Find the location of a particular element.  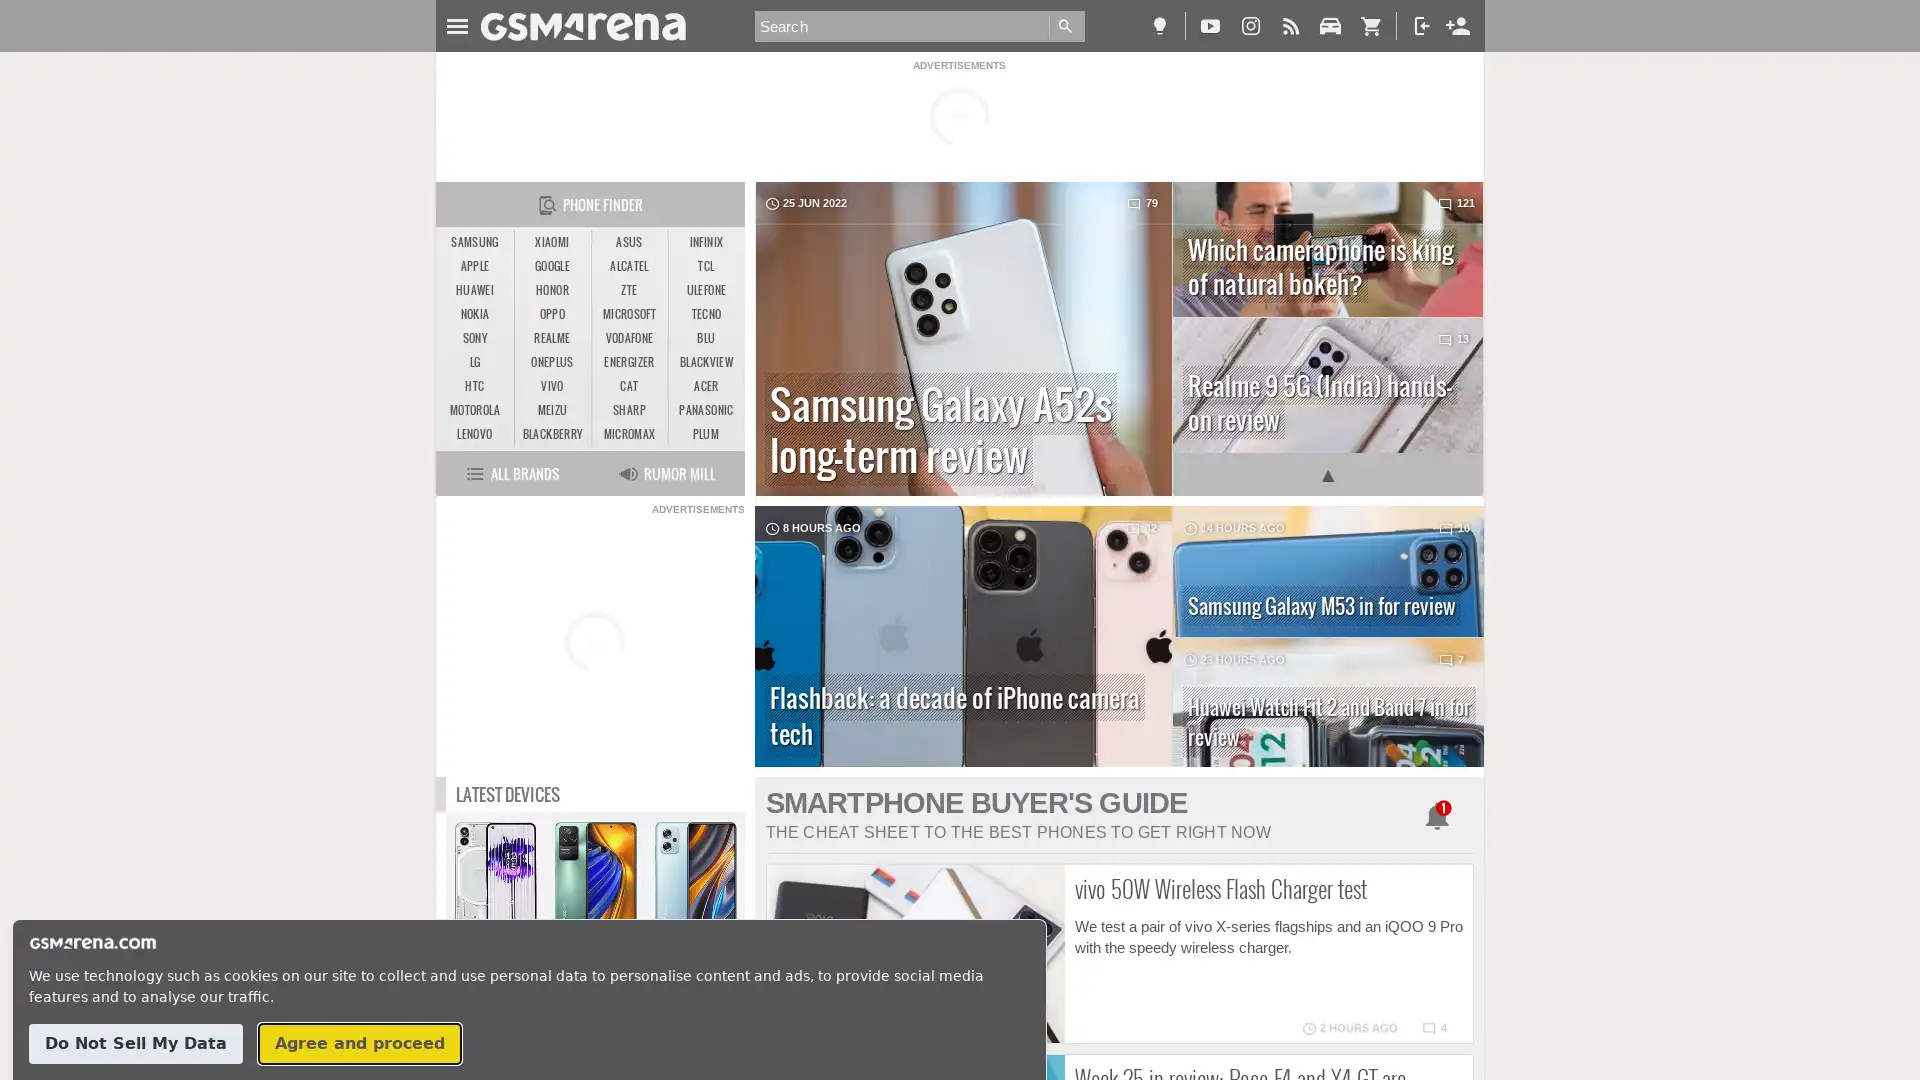

Do Not Sell My Data is located at coordinates (134, 1043).